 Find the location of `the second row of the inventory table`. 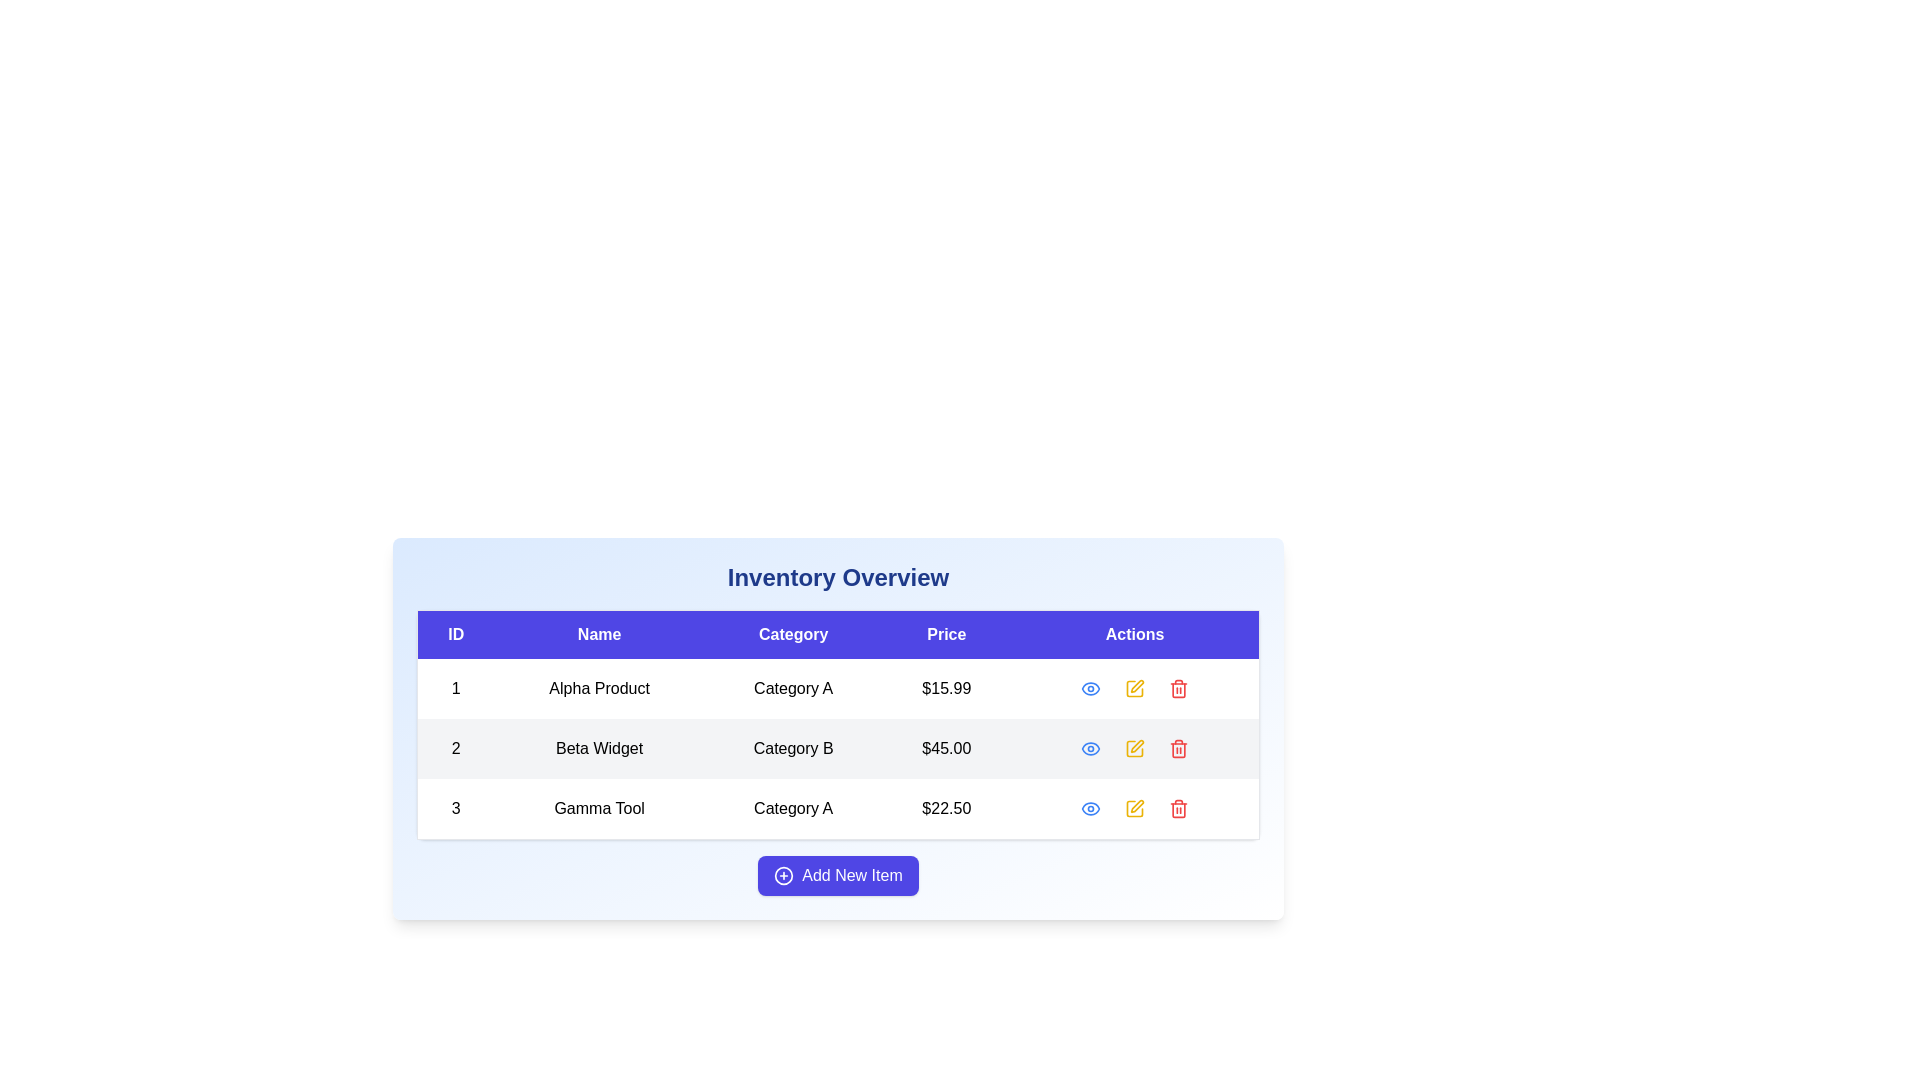

the second row of the inventory table is located at coordinates (838, 729).